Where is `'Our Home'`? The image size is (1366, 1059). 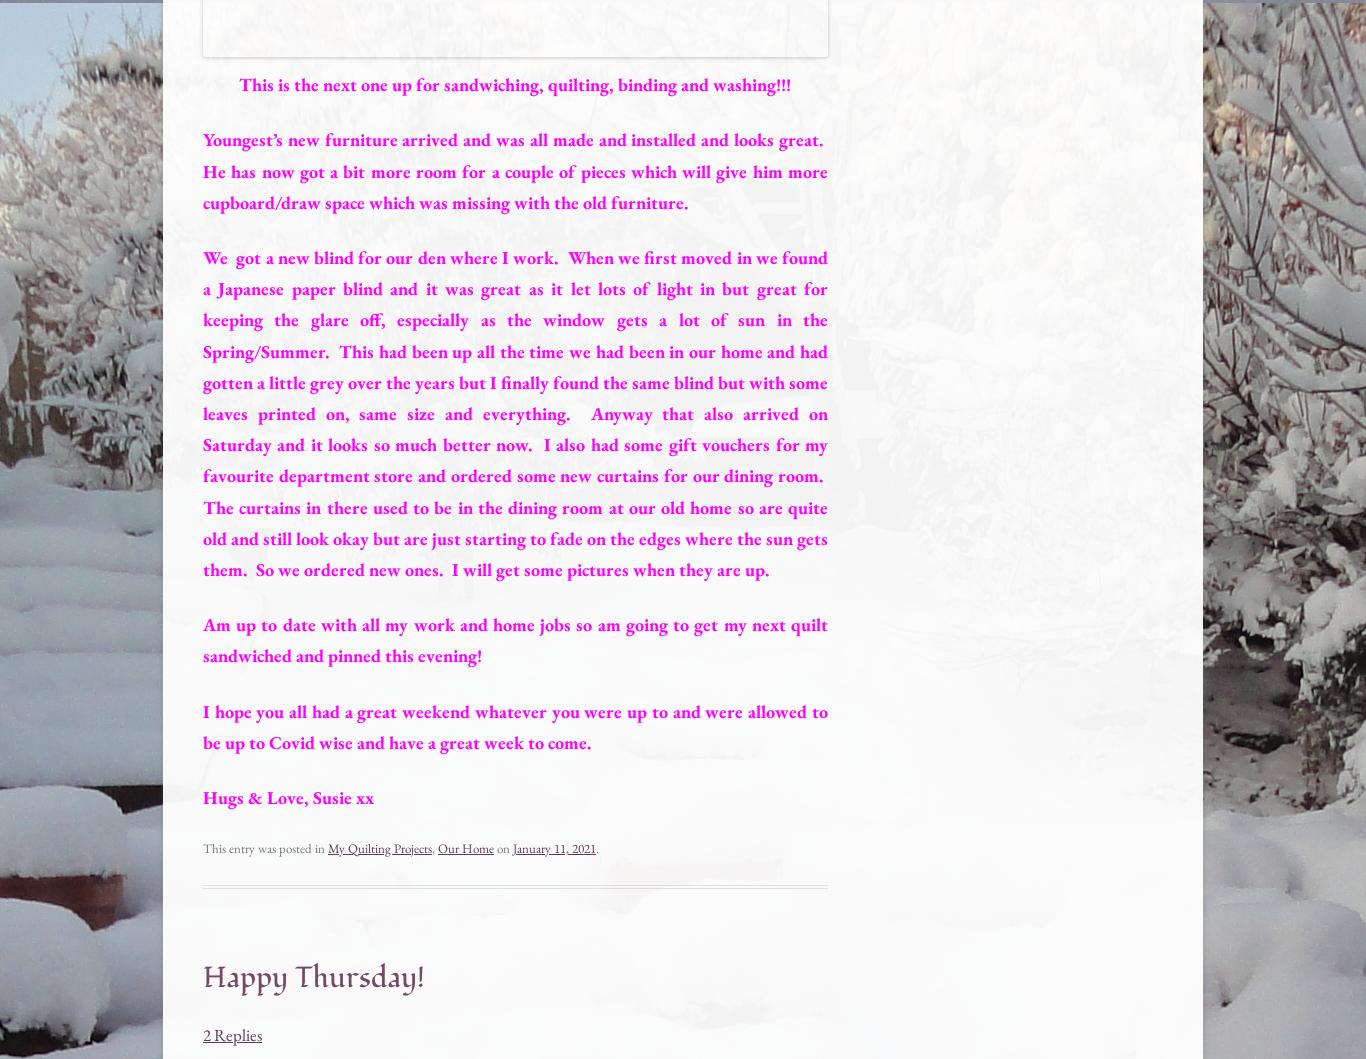
'Our Home' is located at coordinates (465, 848).